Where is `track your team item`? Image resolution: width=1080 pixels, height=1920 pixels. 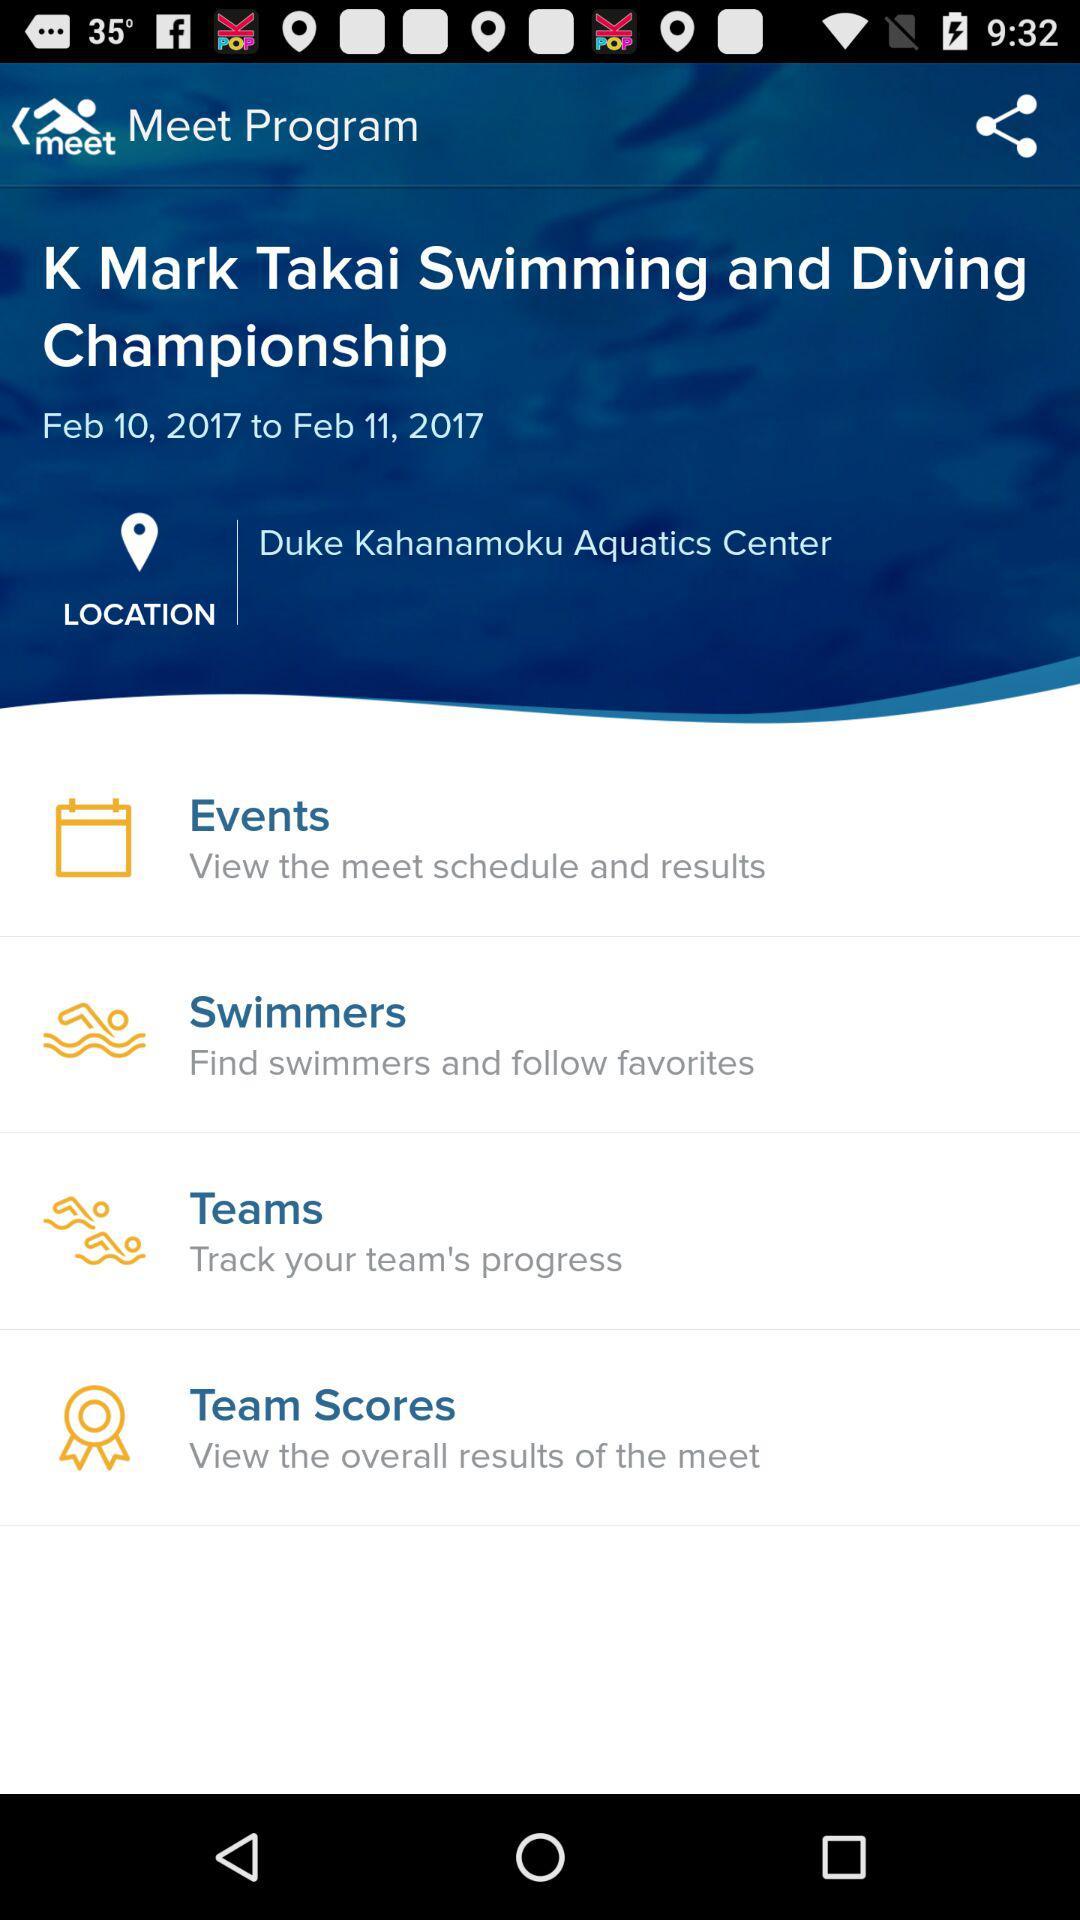 track your team item is located at coordinates (405, 1258).